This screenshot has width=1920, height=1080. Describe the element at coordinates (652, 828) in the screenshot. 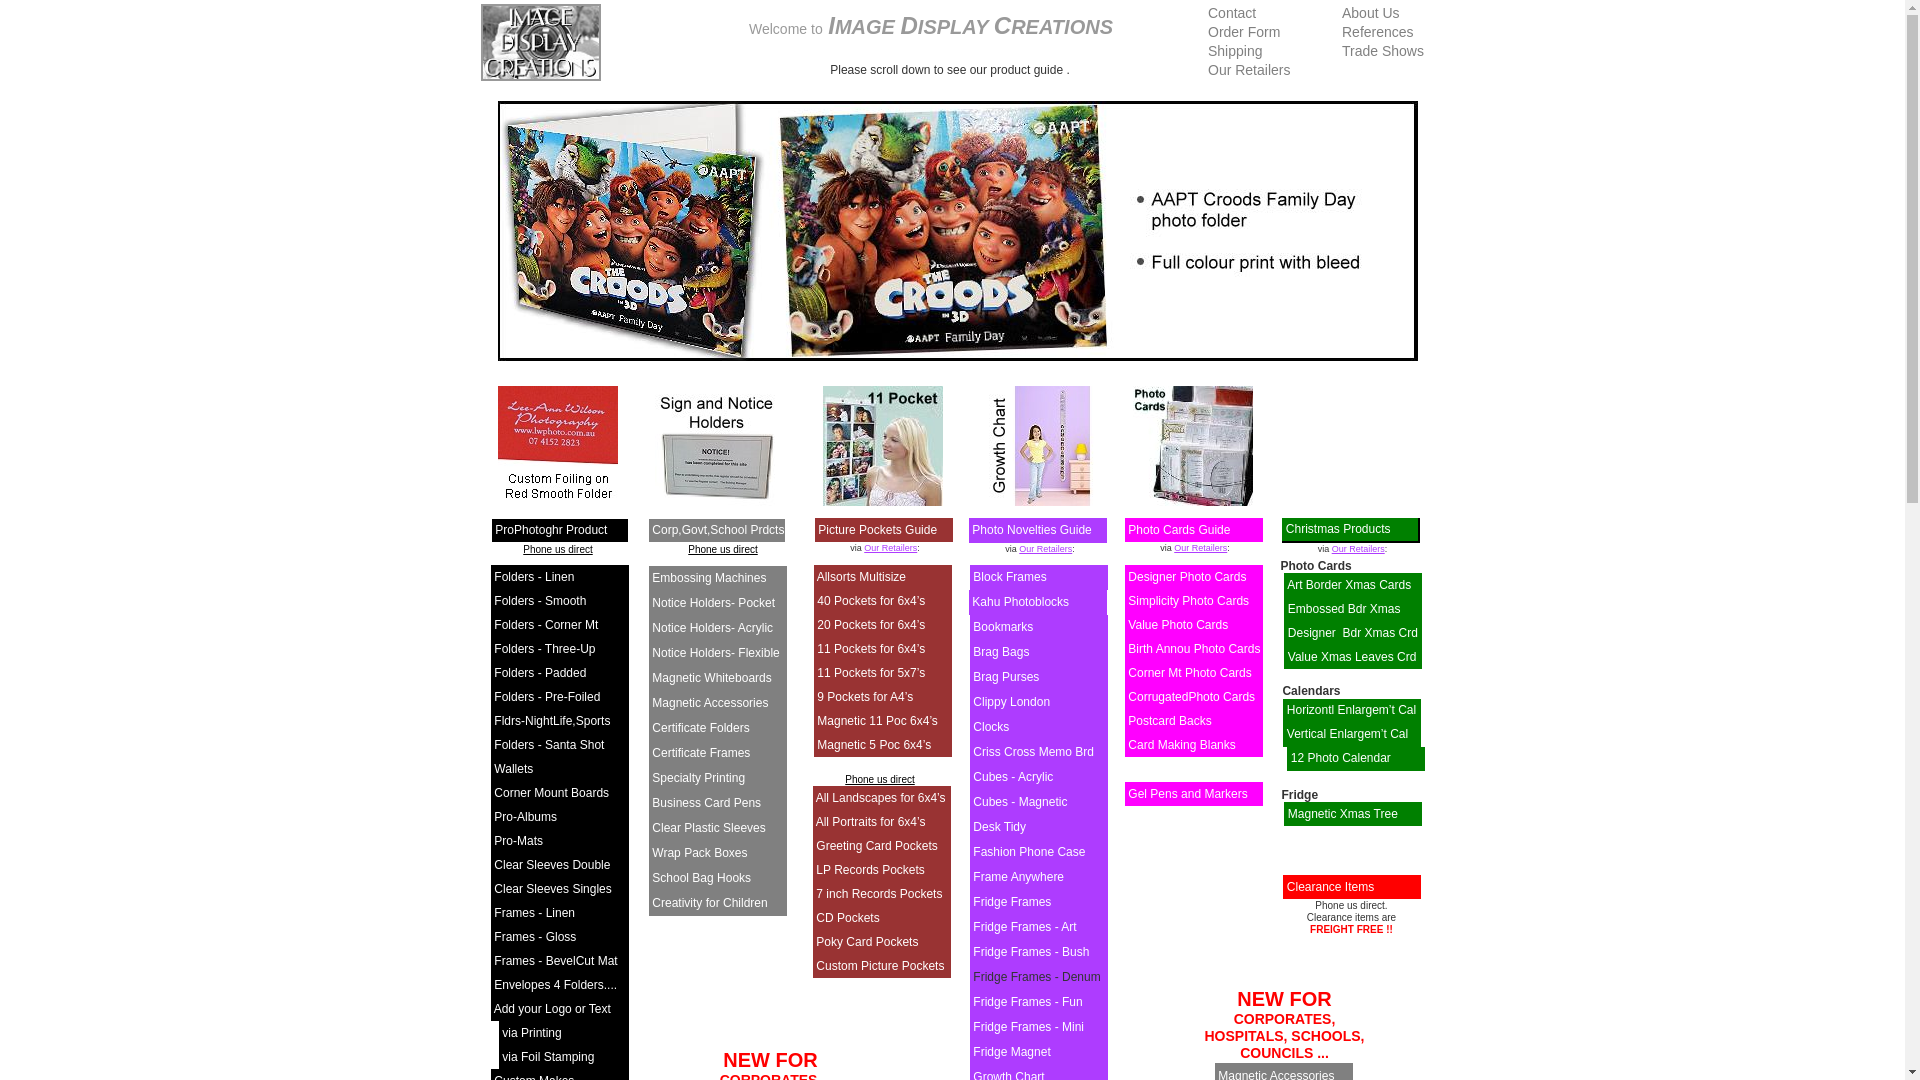

I see `'Clear Plastic Sleeves'` at that location.